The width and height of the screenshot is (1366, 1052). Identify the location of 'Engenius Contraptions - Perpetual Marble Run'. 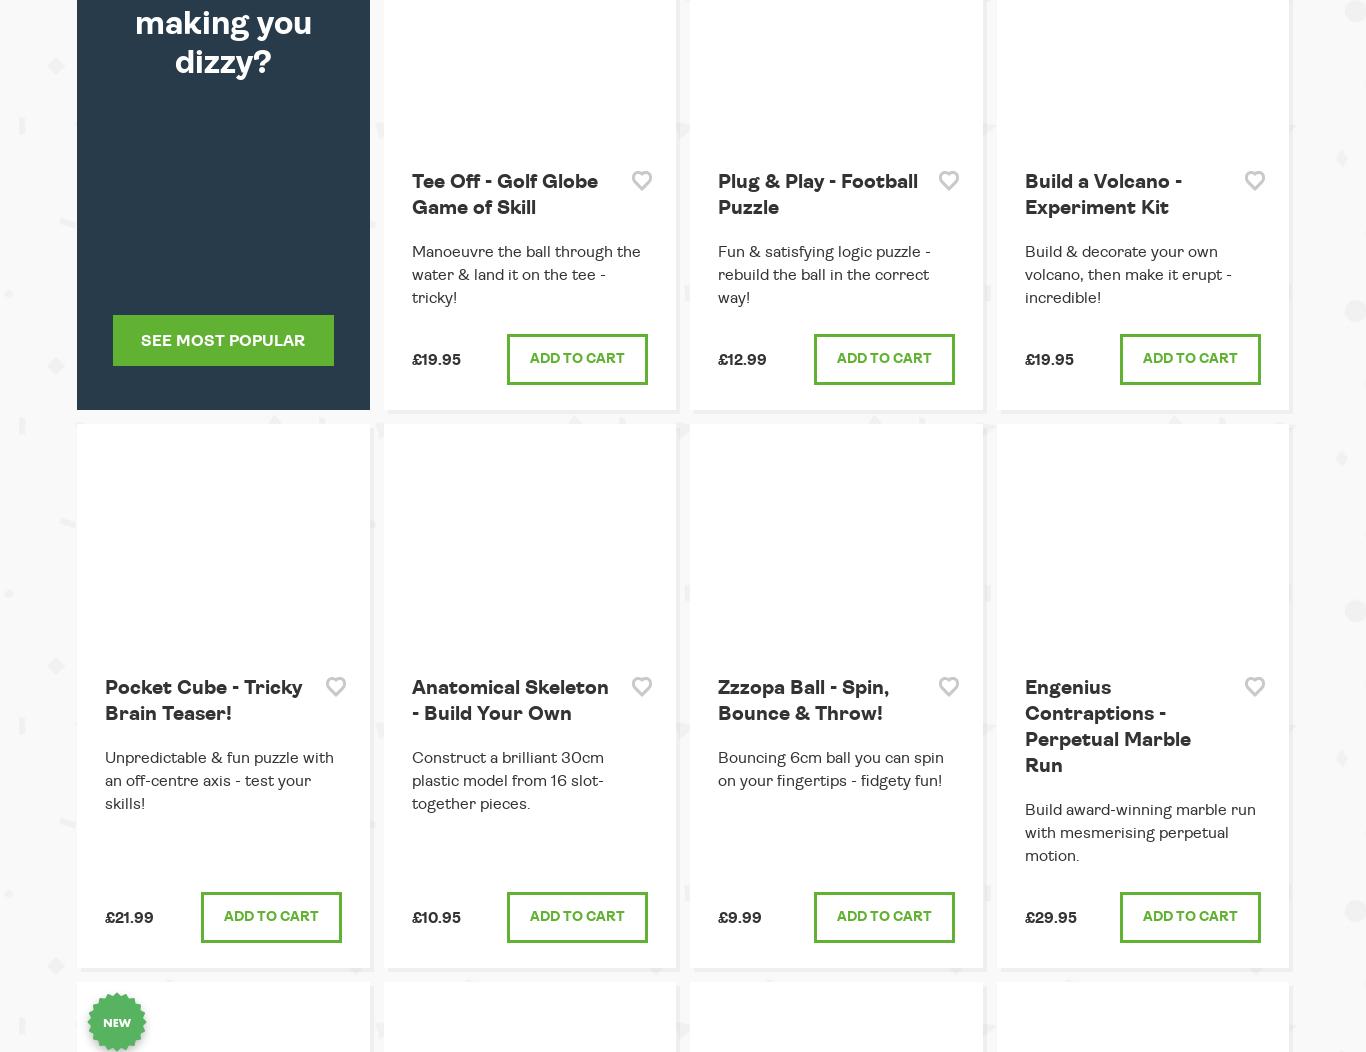
(1023, 727).